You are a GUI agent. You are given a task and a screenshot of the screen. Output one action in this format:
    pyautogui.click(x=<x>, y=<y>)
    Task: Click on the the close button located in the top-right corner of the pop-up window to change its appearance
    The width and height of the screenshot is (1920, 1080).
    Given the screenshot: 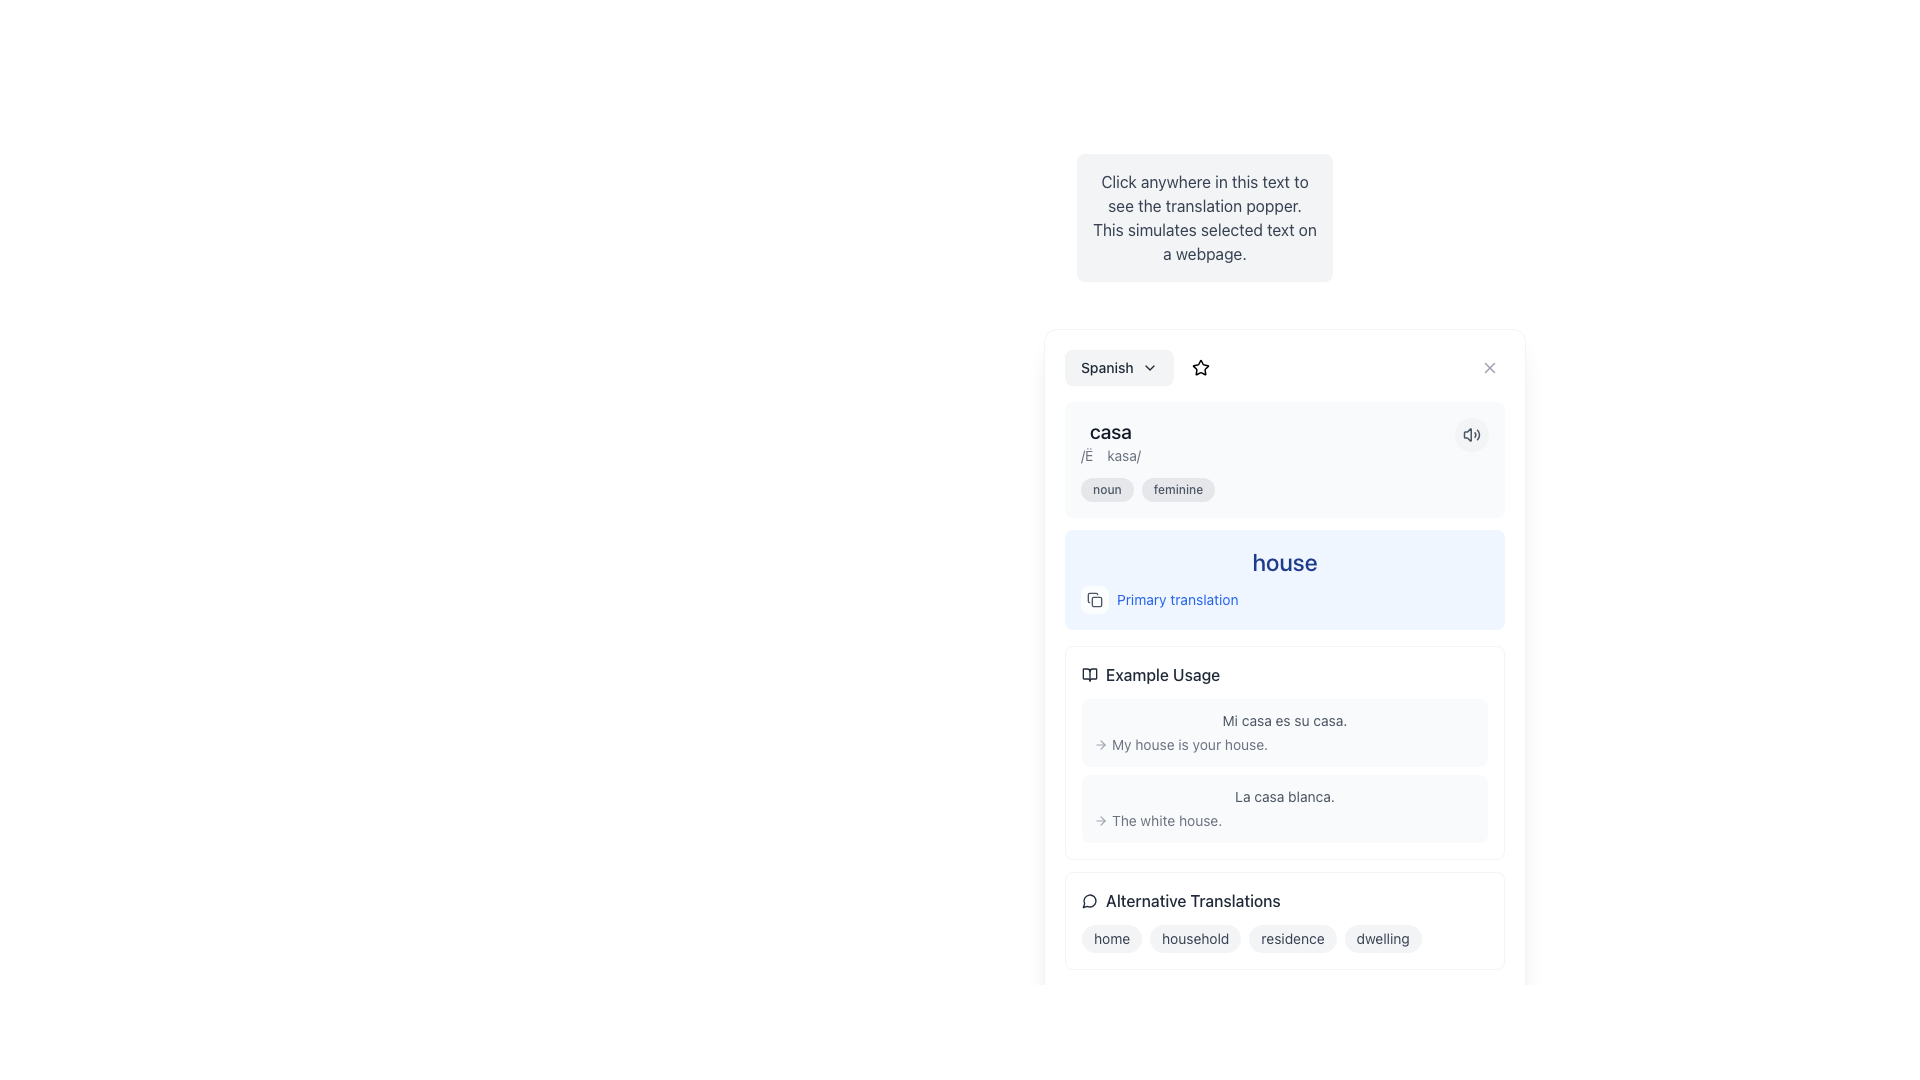 What is the action you would take?
    pyautogui.click(x=1489, y=367)
    